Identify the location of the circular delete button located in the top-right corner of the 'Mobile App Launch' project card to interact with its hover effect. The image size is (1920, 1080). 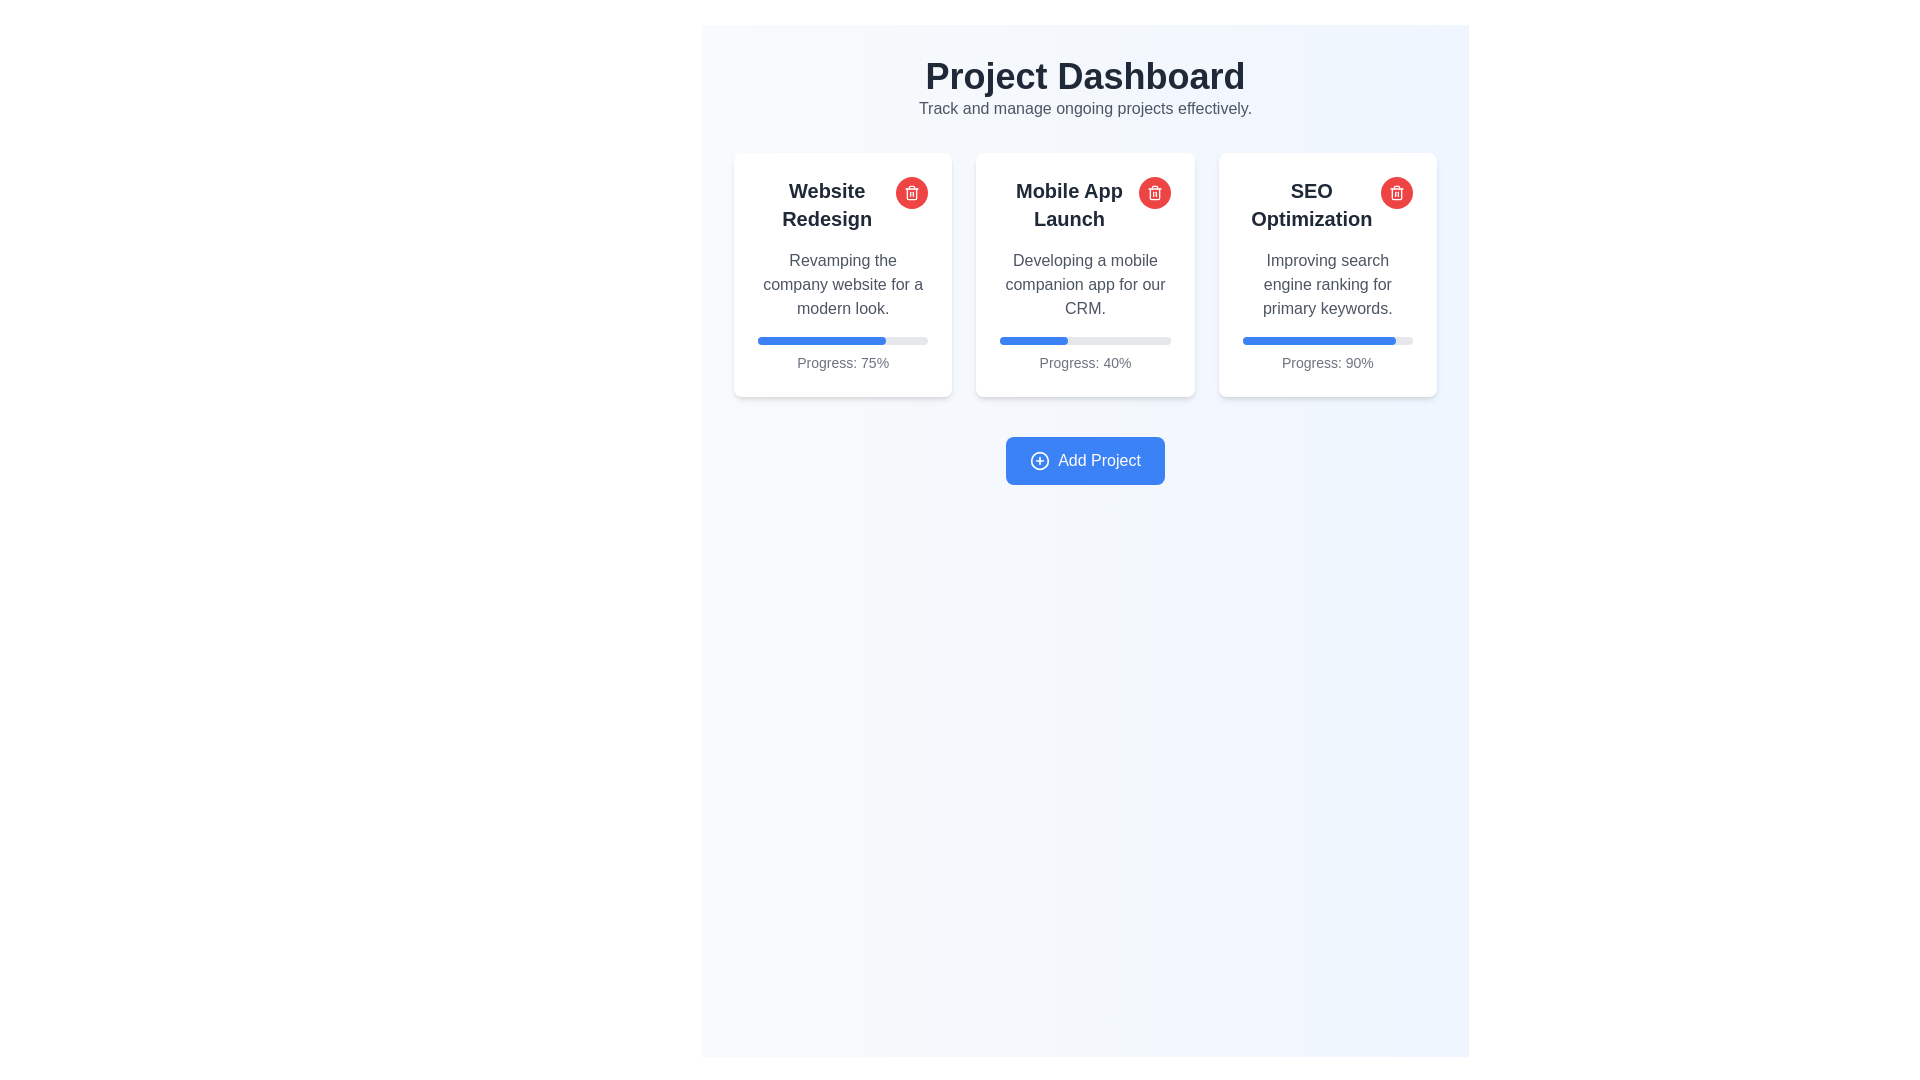
(1154, 192).